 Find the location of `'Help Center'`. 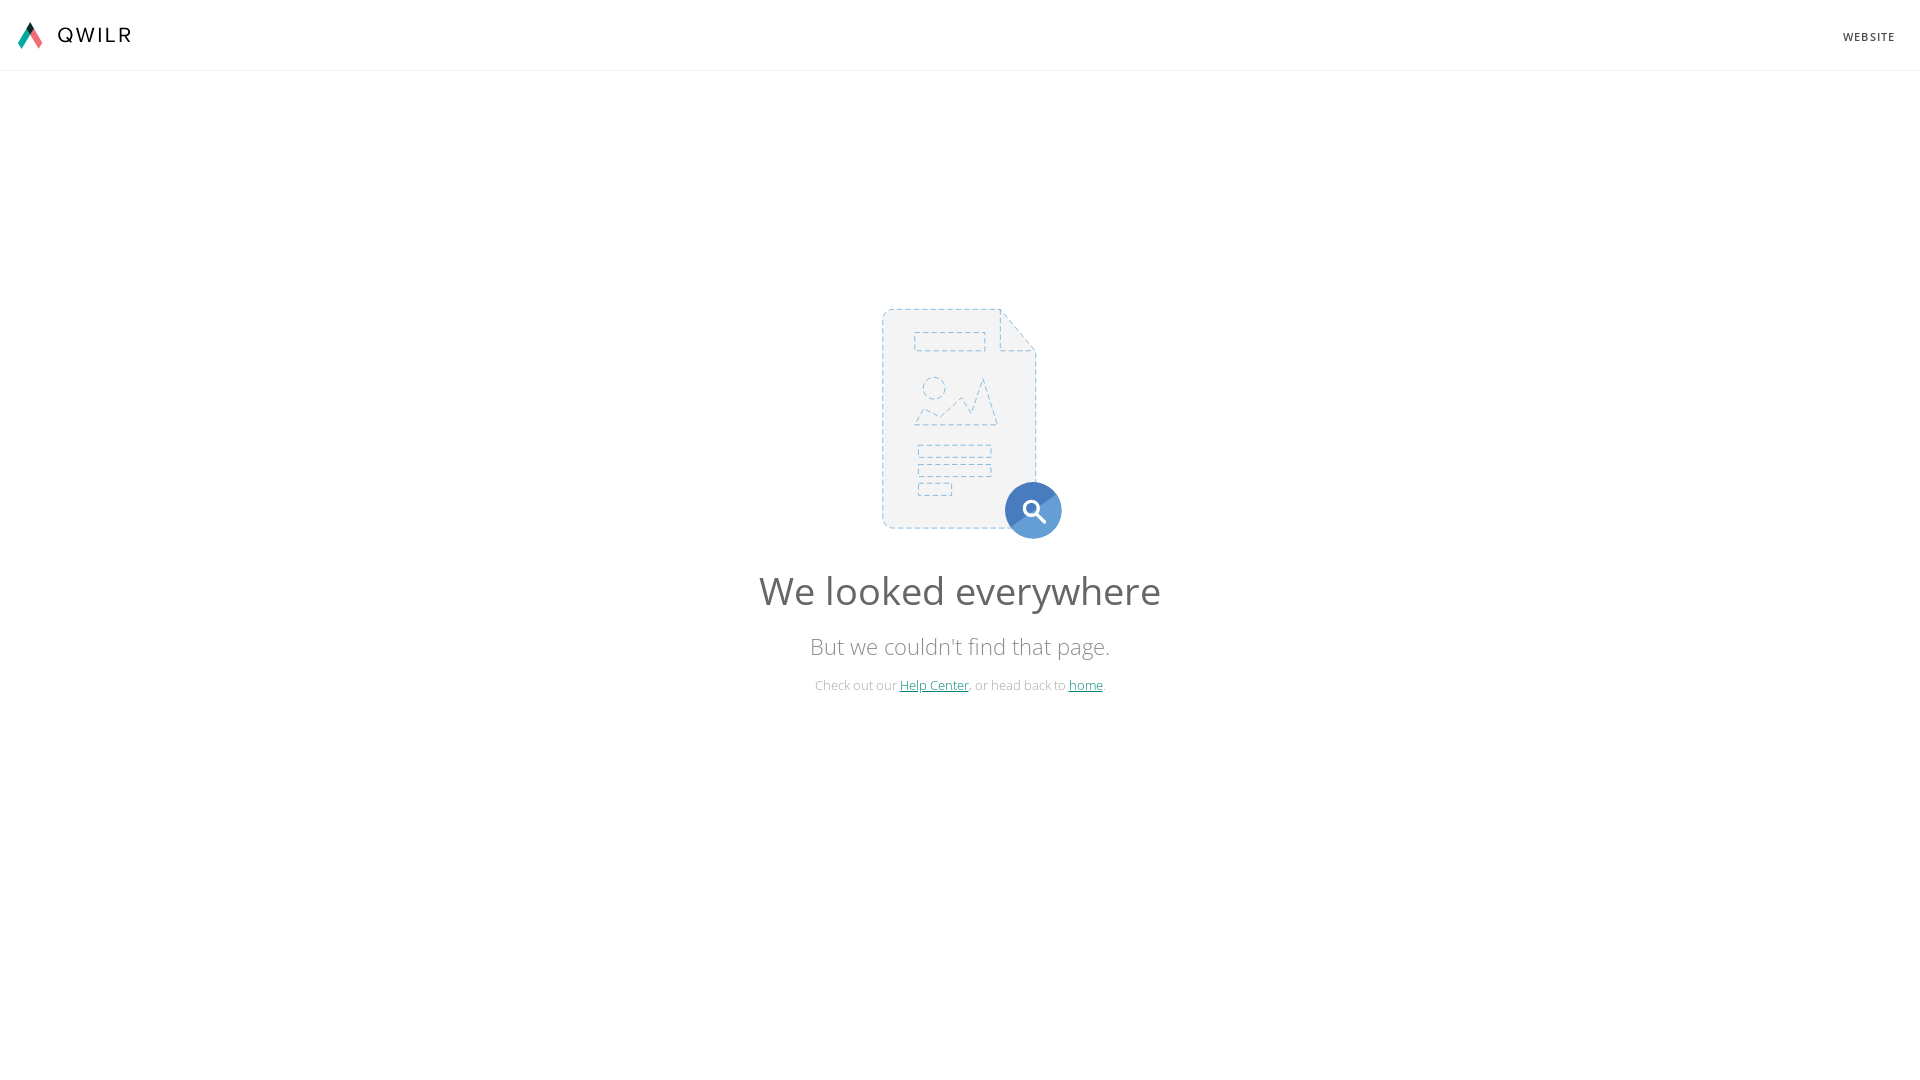

'Help Center' is located at coordinates (899, 684).